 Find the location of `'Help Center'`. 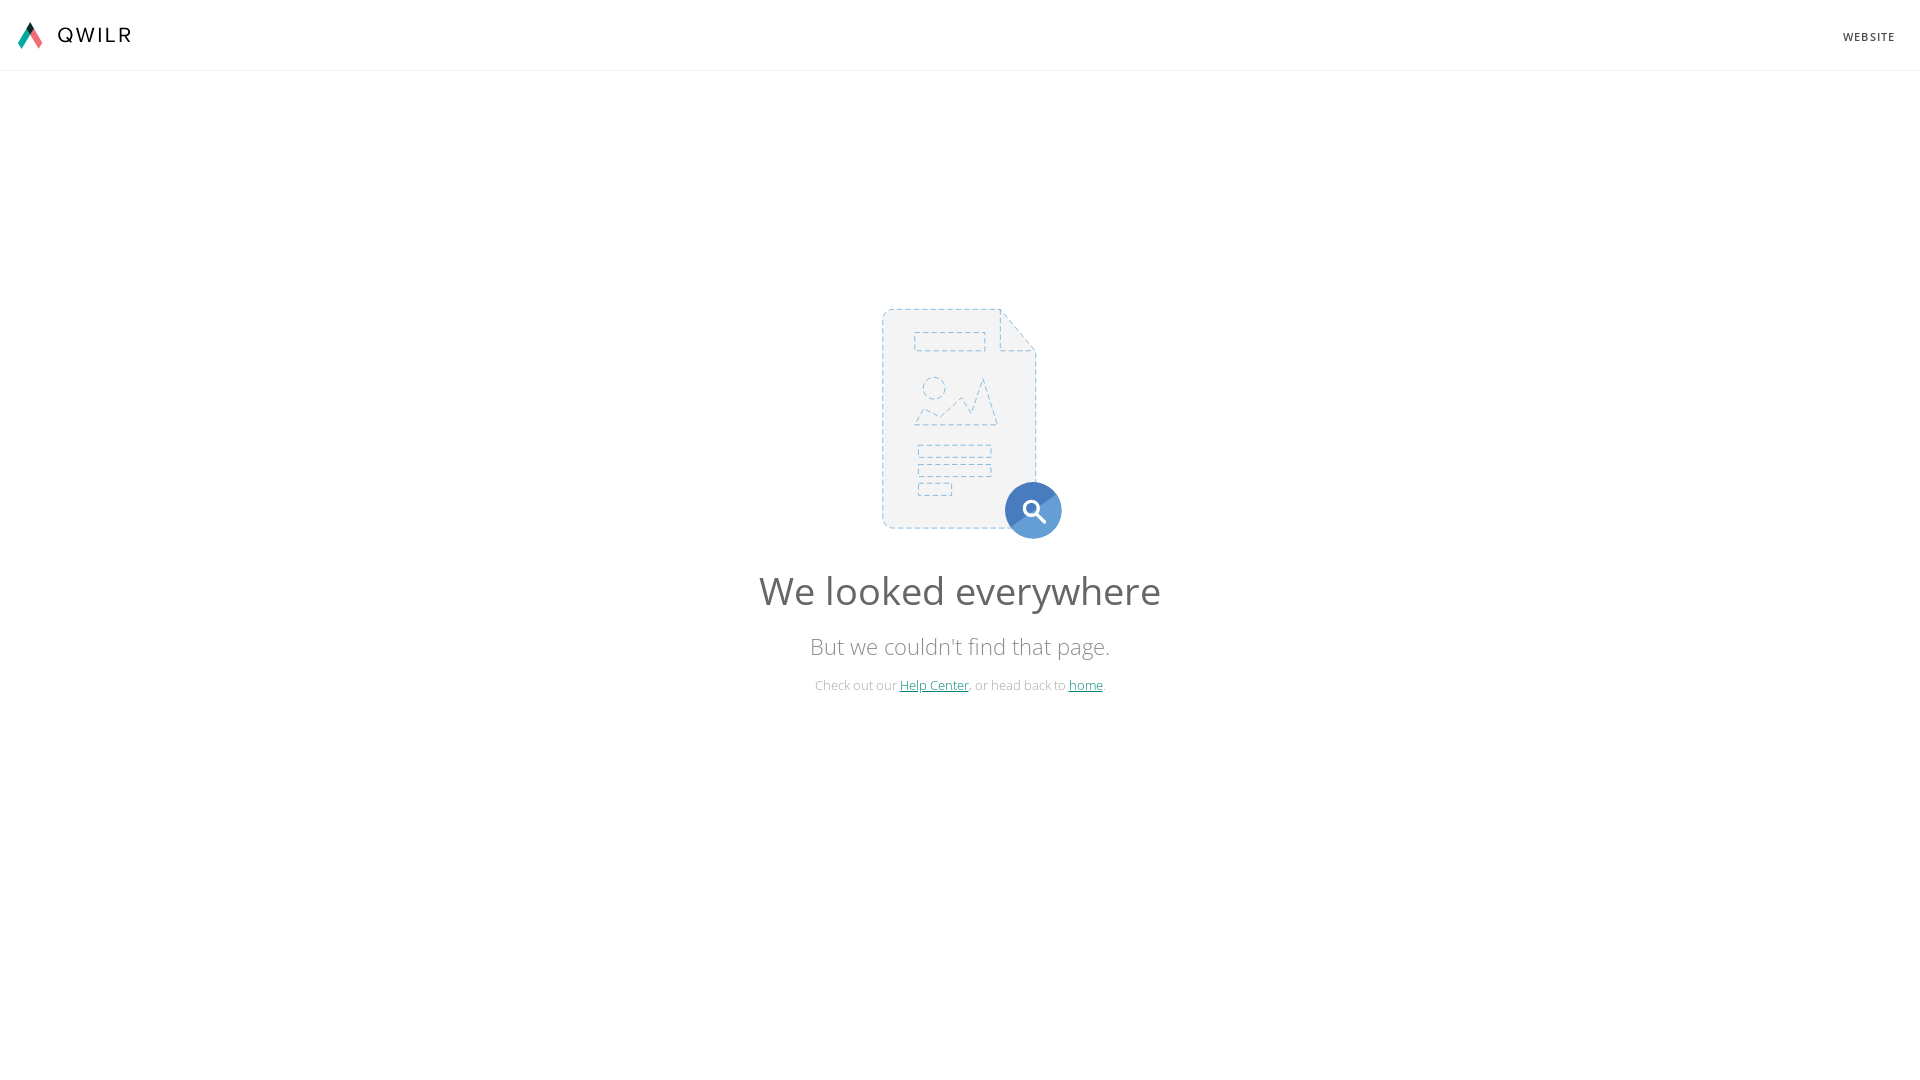

'Help Center' is located at coordinates (899, 684).